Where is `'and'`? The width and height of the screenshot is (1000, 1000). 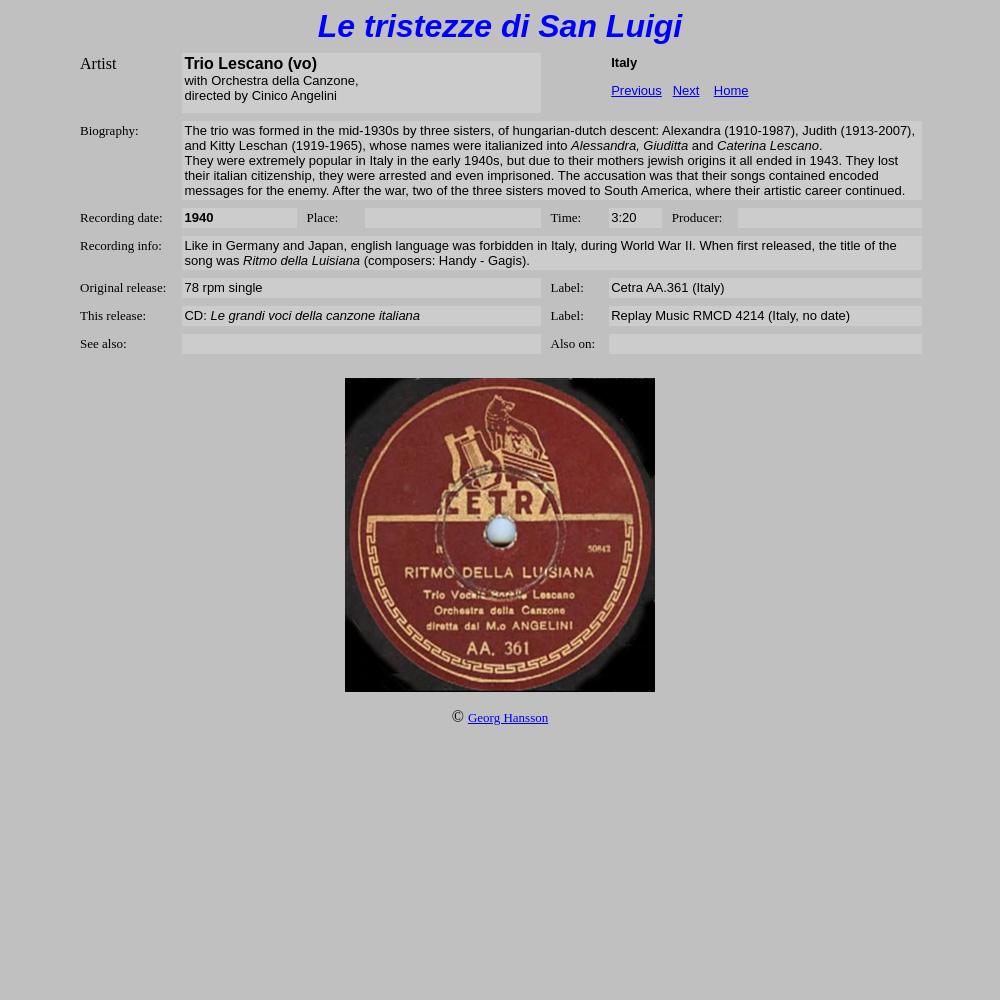 'and' is located at coordinates (701, 145).